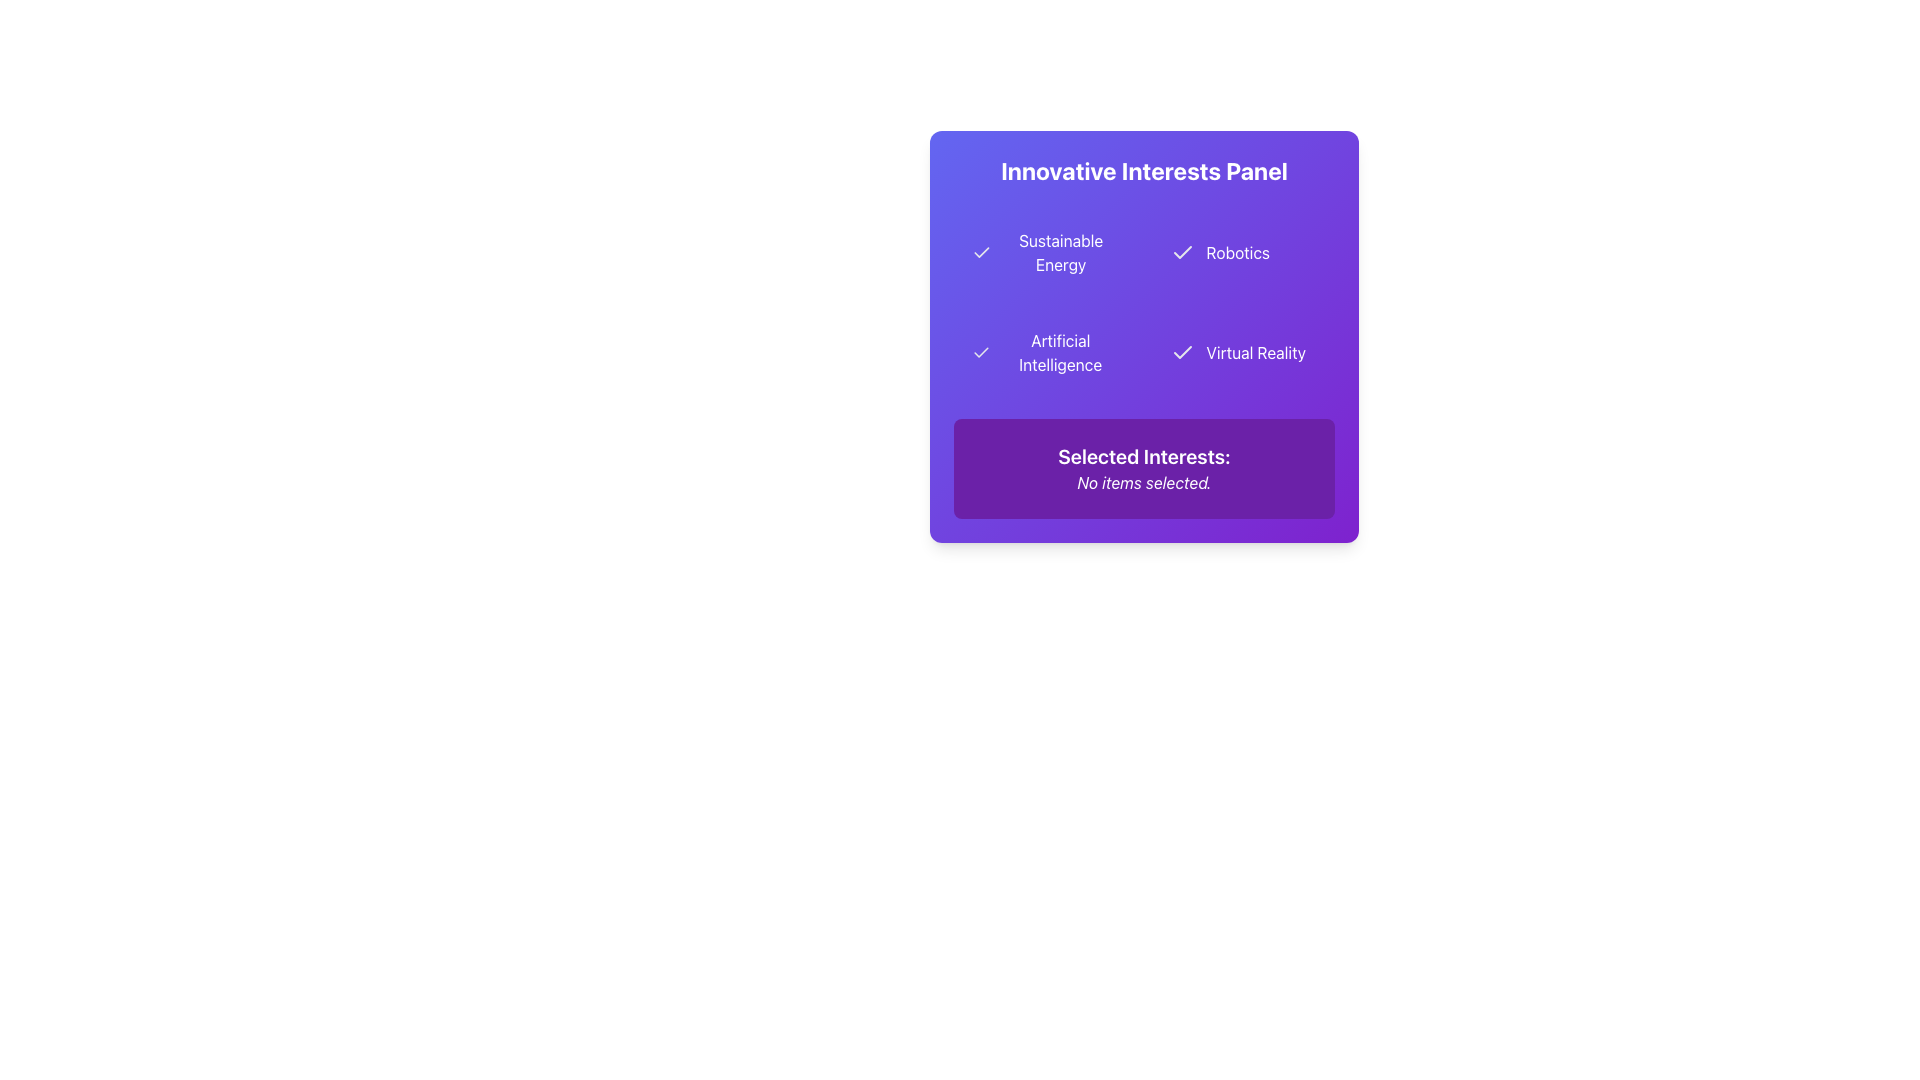  What do you see at coordinates (1060, 252) in the screenshot?
I see `the 'Sustainable Energy' text label element, which is styled in a sans-serif typeface with a light color on a contrasting purple background, located within the top-left quadrant of the 'Innovative Interests Panel.'` at bounding box center [1060, 252].